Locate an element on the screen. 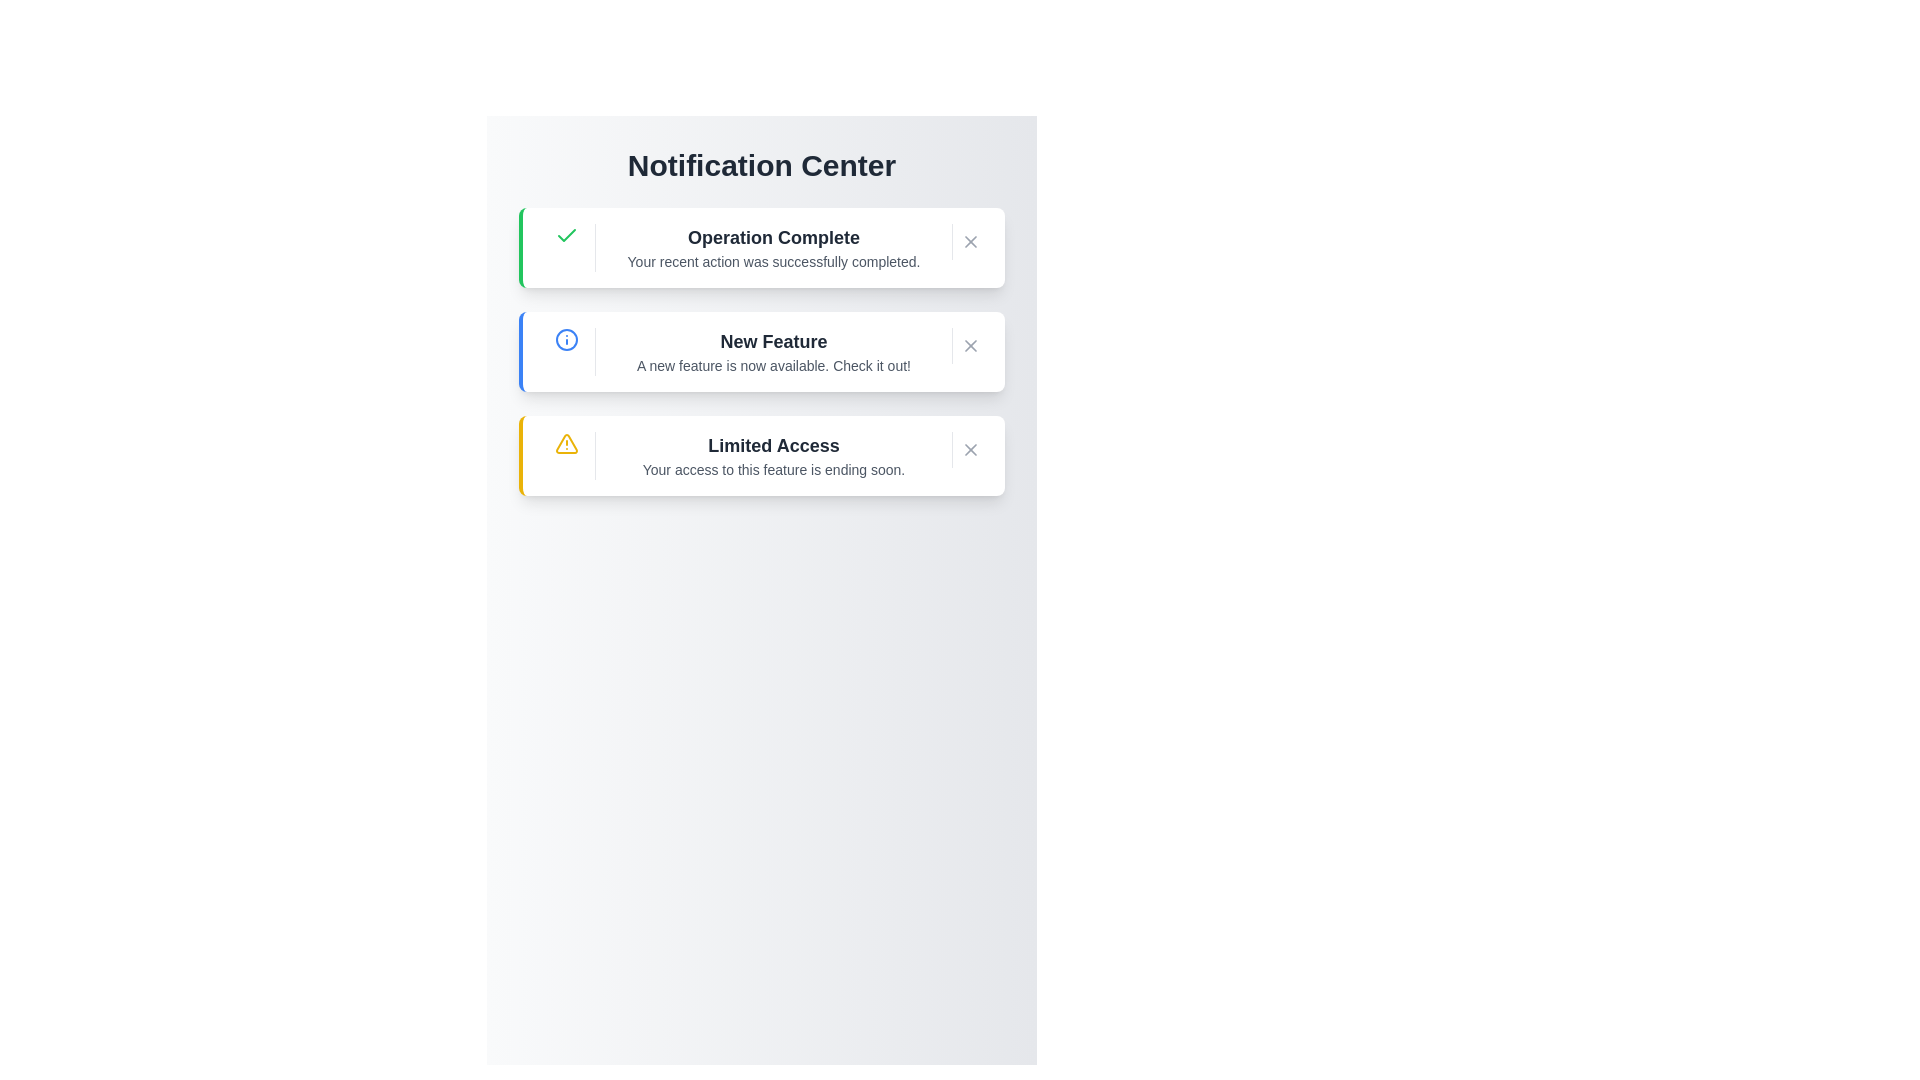 The image size is (1920, 1080). the static text block that informs the user about new feature availability, located in the second notification box of the Notification Center panel, between the 'Operation Complete' and 'Limited Access' notifications is located at coordinates (772, 350).